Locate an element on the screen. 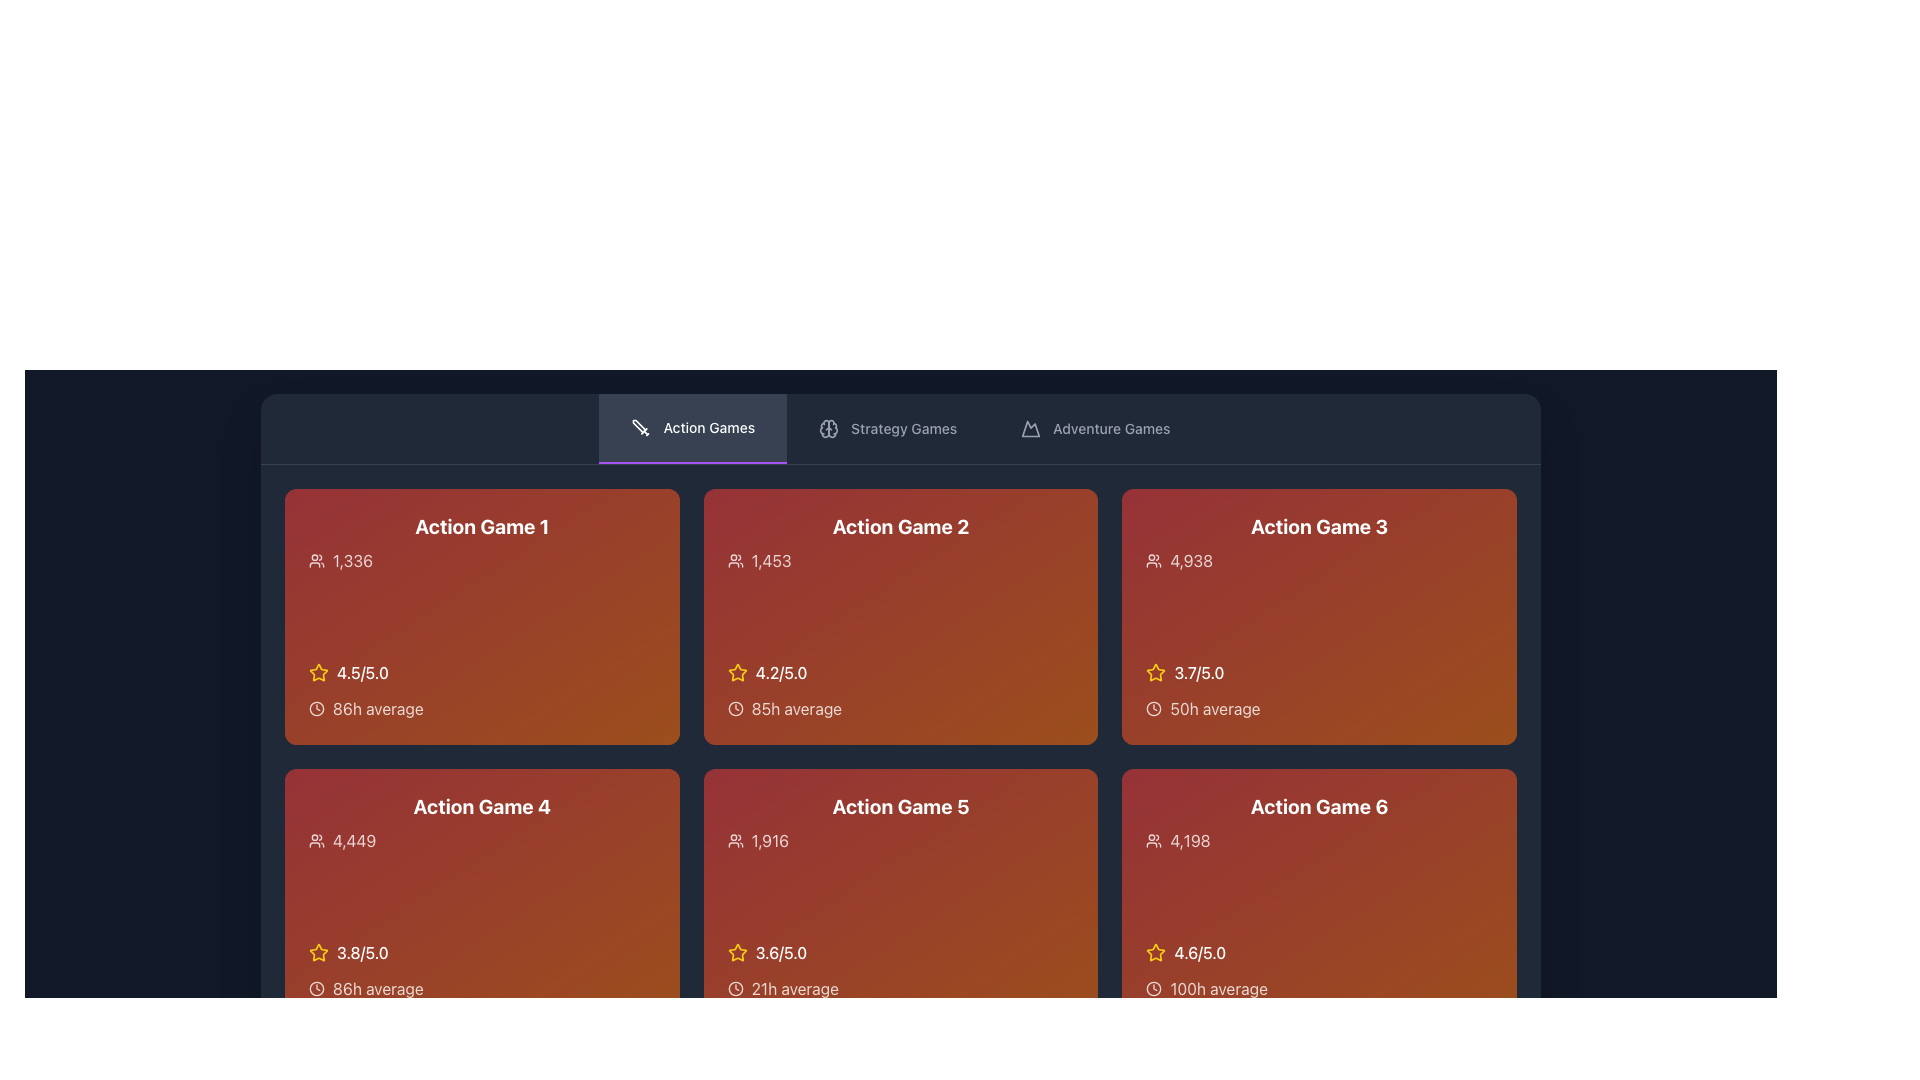  the title text of the first card in the game list, which is located at the top center of the card and serves as the heading for the game is located at coordinates (482, 526).